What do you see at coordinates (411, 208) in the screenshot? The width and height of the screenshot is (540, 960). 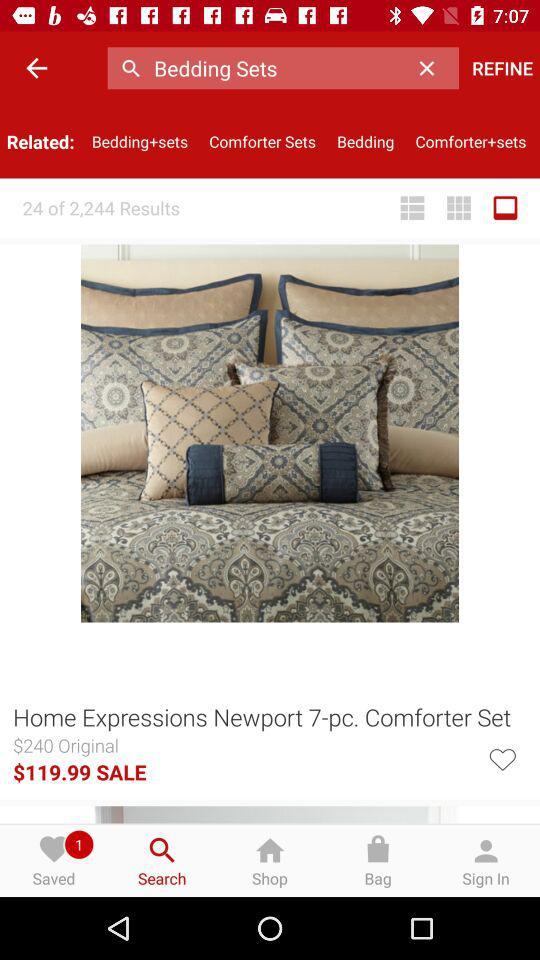 I see `item next to the 24 of 2` at bounding box center [411, 208].